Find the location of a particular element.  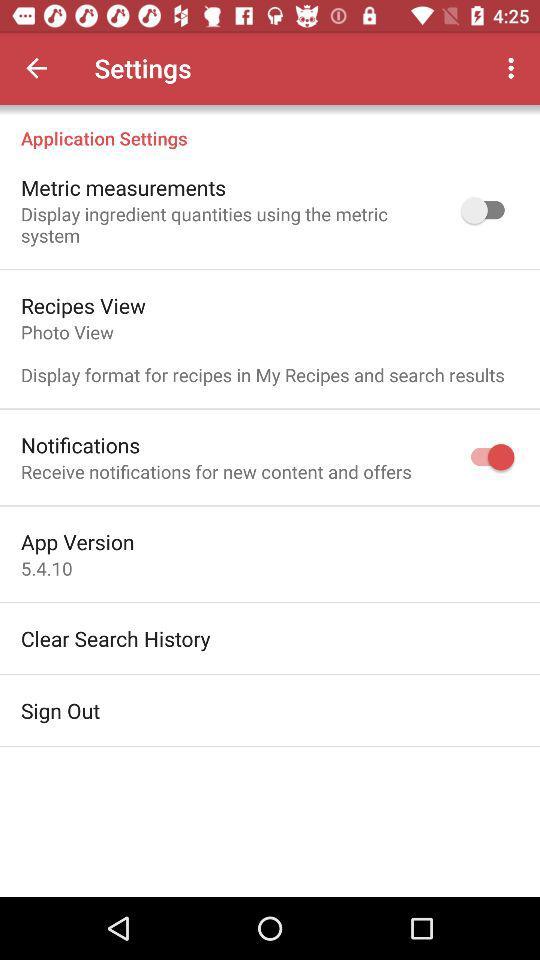

the sign out is located at coordinates (60, 710).